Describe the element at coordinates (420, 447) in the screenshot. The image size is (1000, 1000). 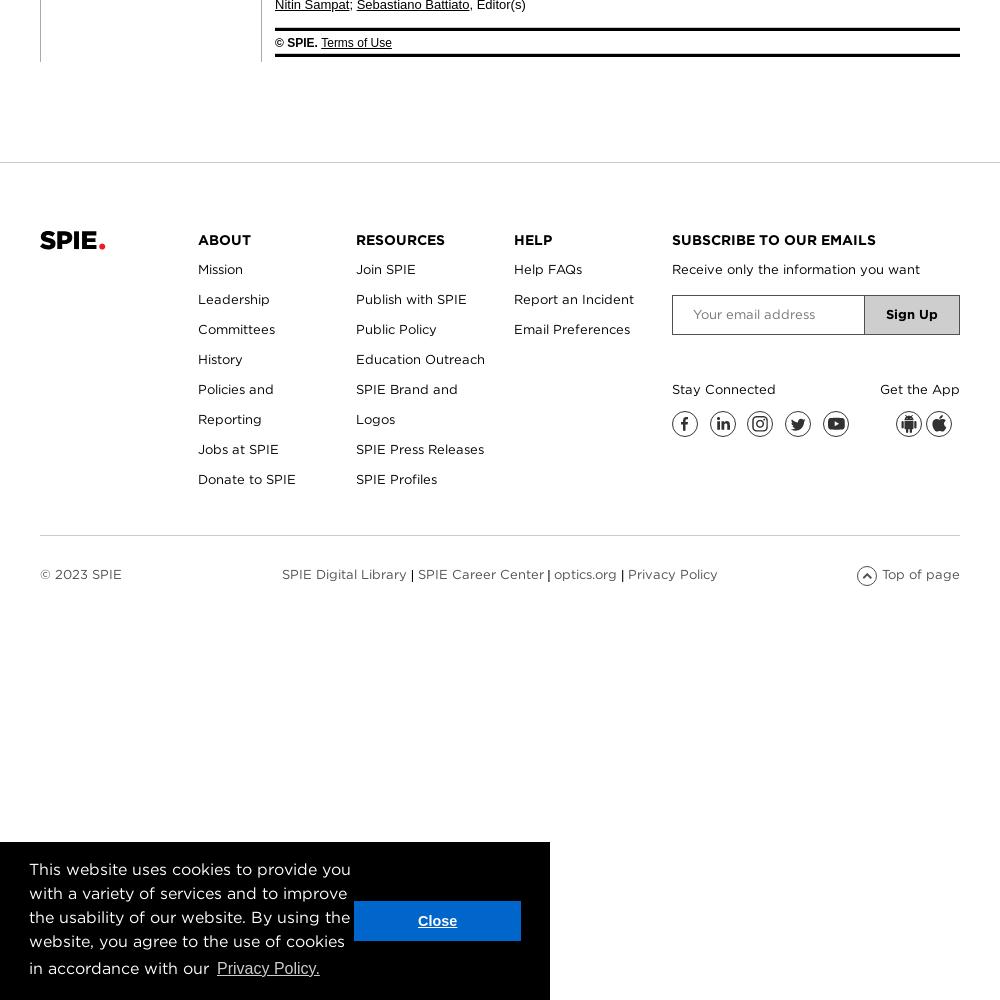
I see `'SPIE Press Releases'` at that location.